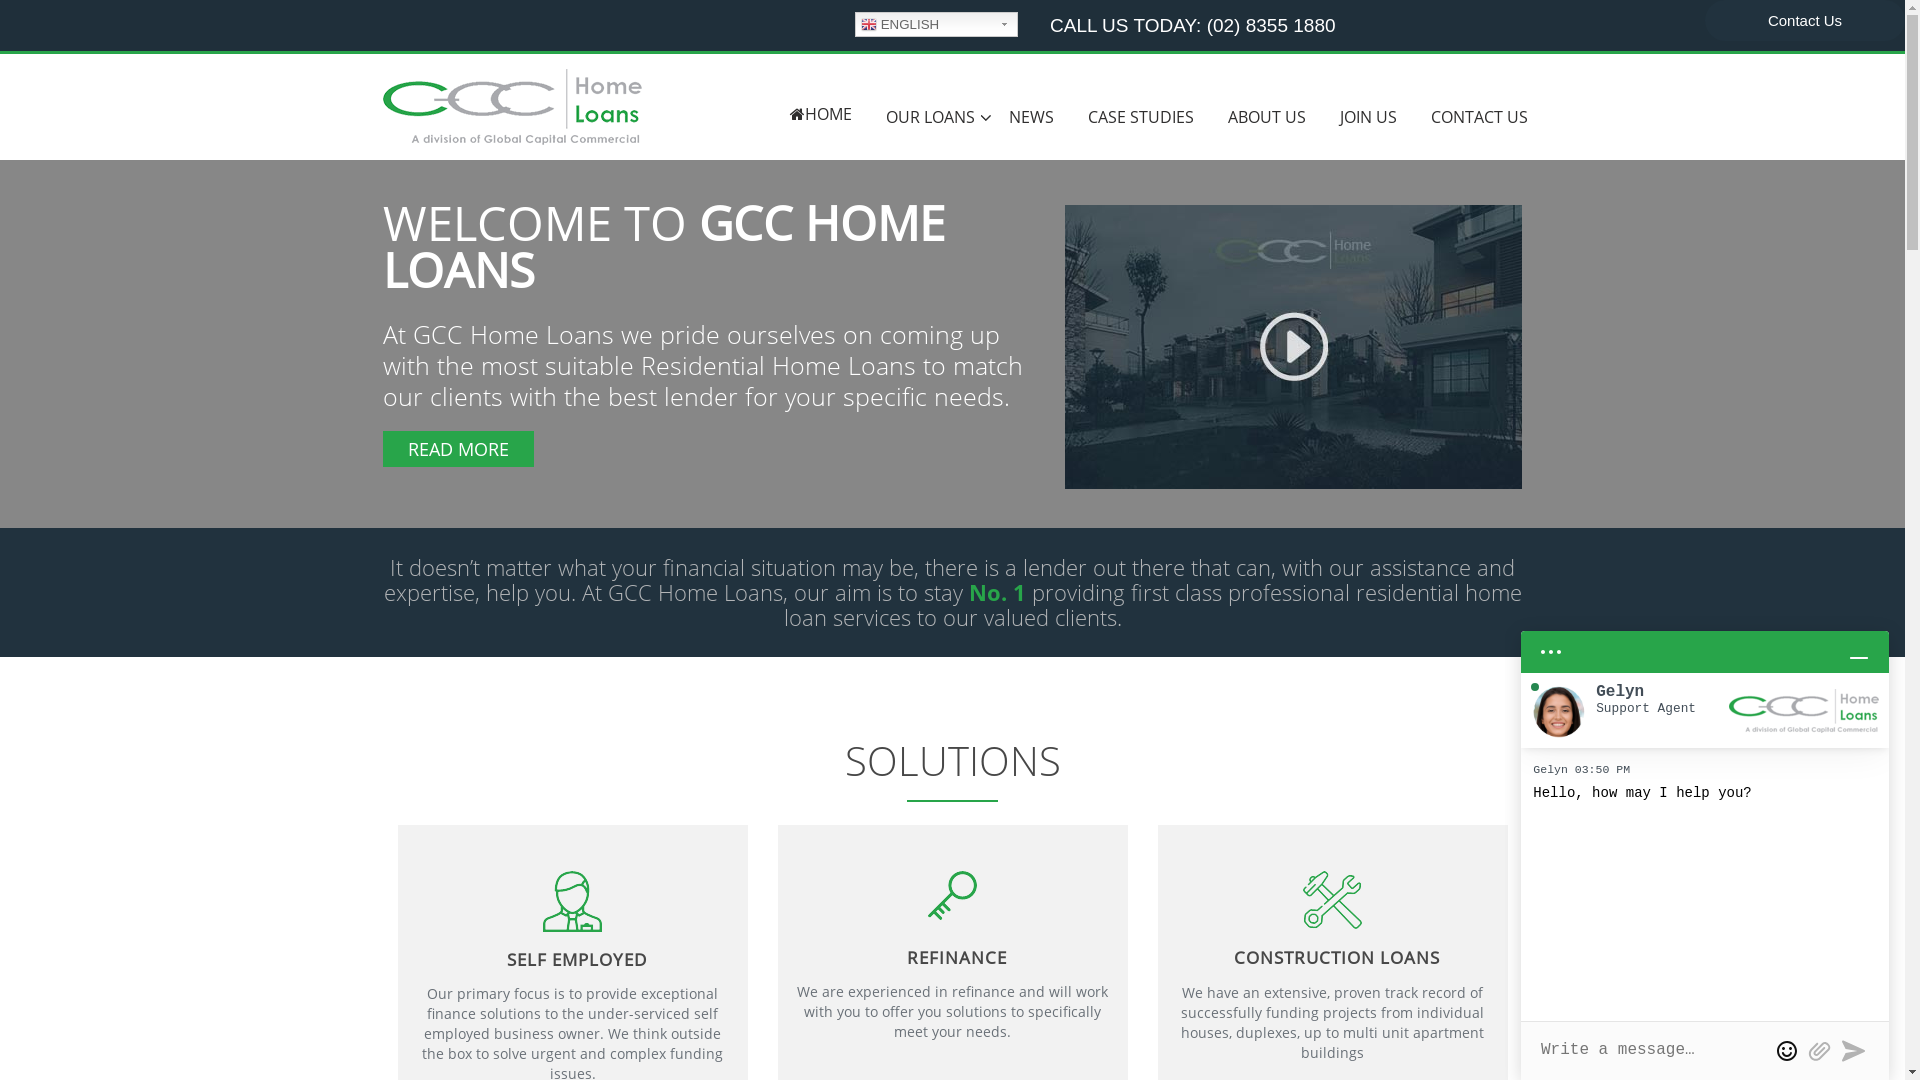  What do you see at coordinates (382, 105) in the screenshot?
I see `'GCC Home Loans'` at bounding box center [382, 105].